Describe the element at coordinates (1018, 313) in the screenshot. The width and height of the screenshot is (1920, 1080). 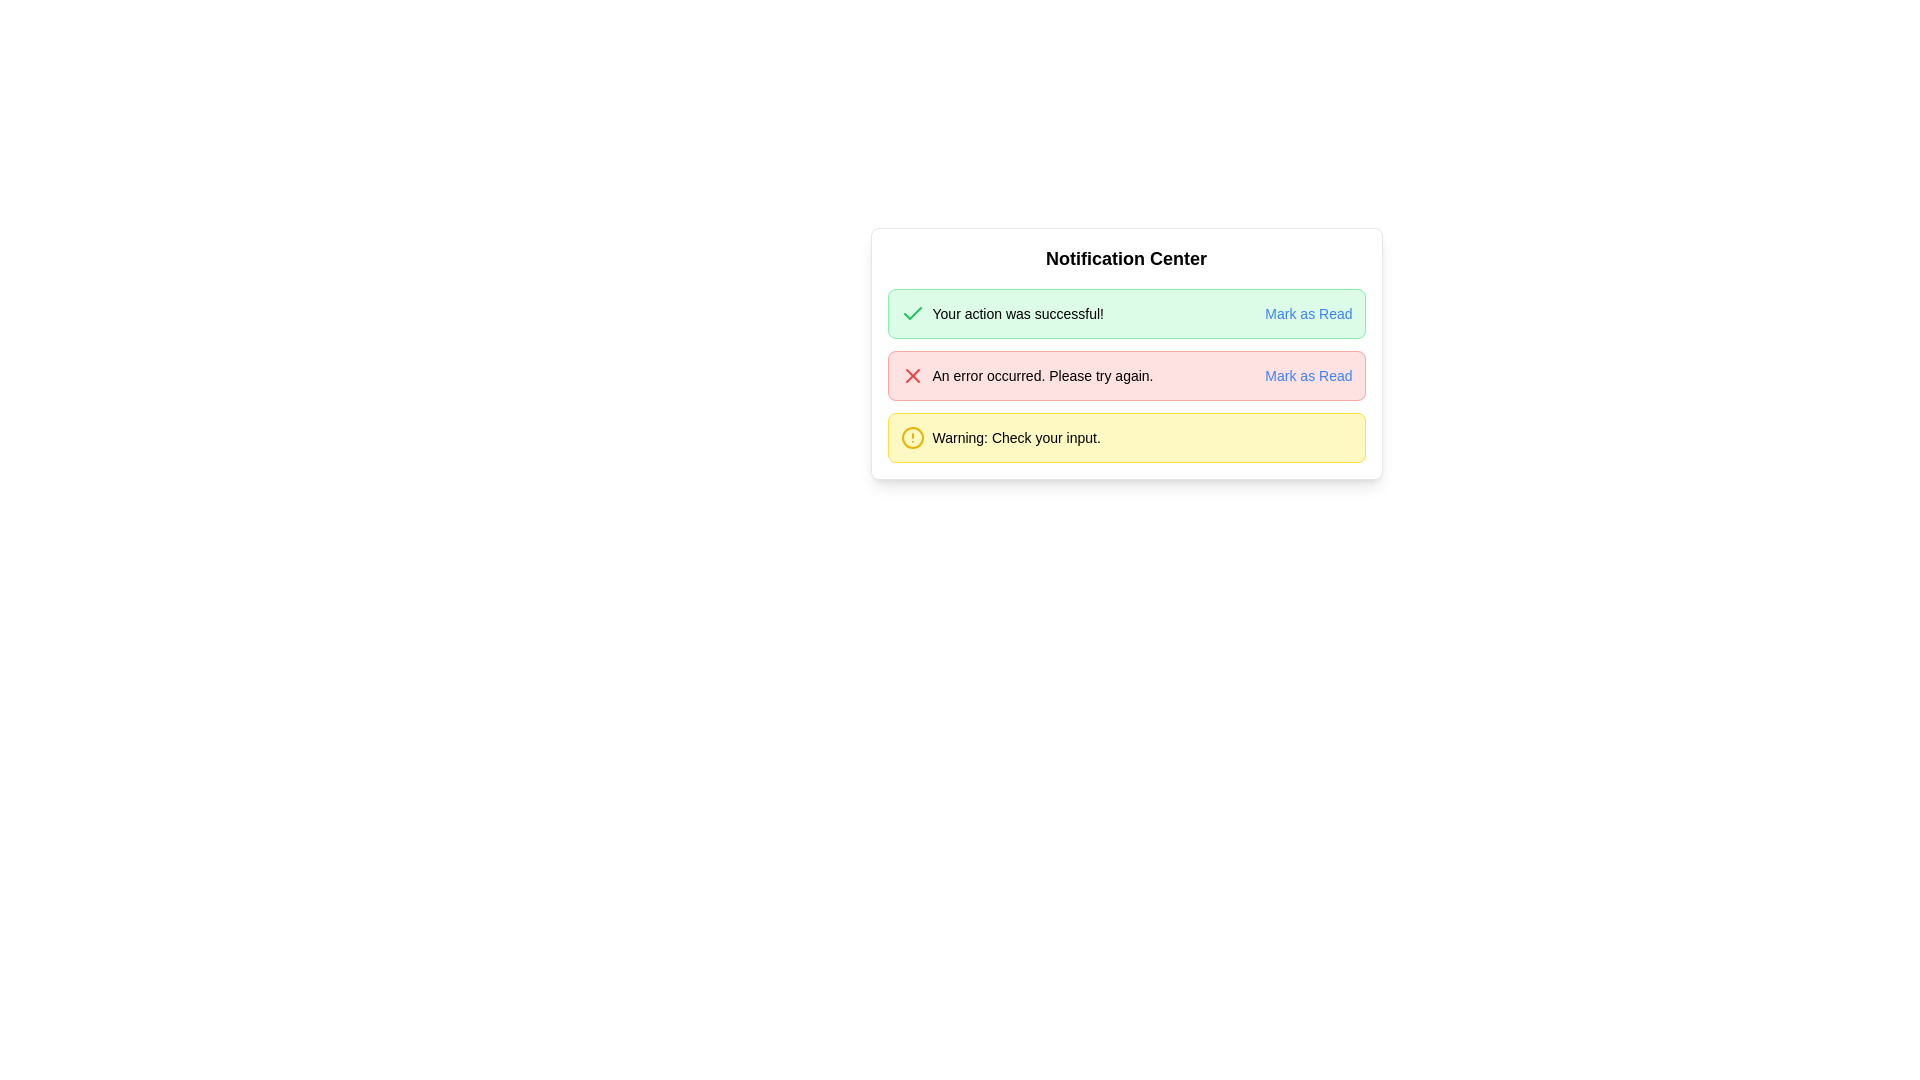
I see `the static text label indicating a successful action notification, which is located to the right of an SVG check icon in the notification center` at that location.